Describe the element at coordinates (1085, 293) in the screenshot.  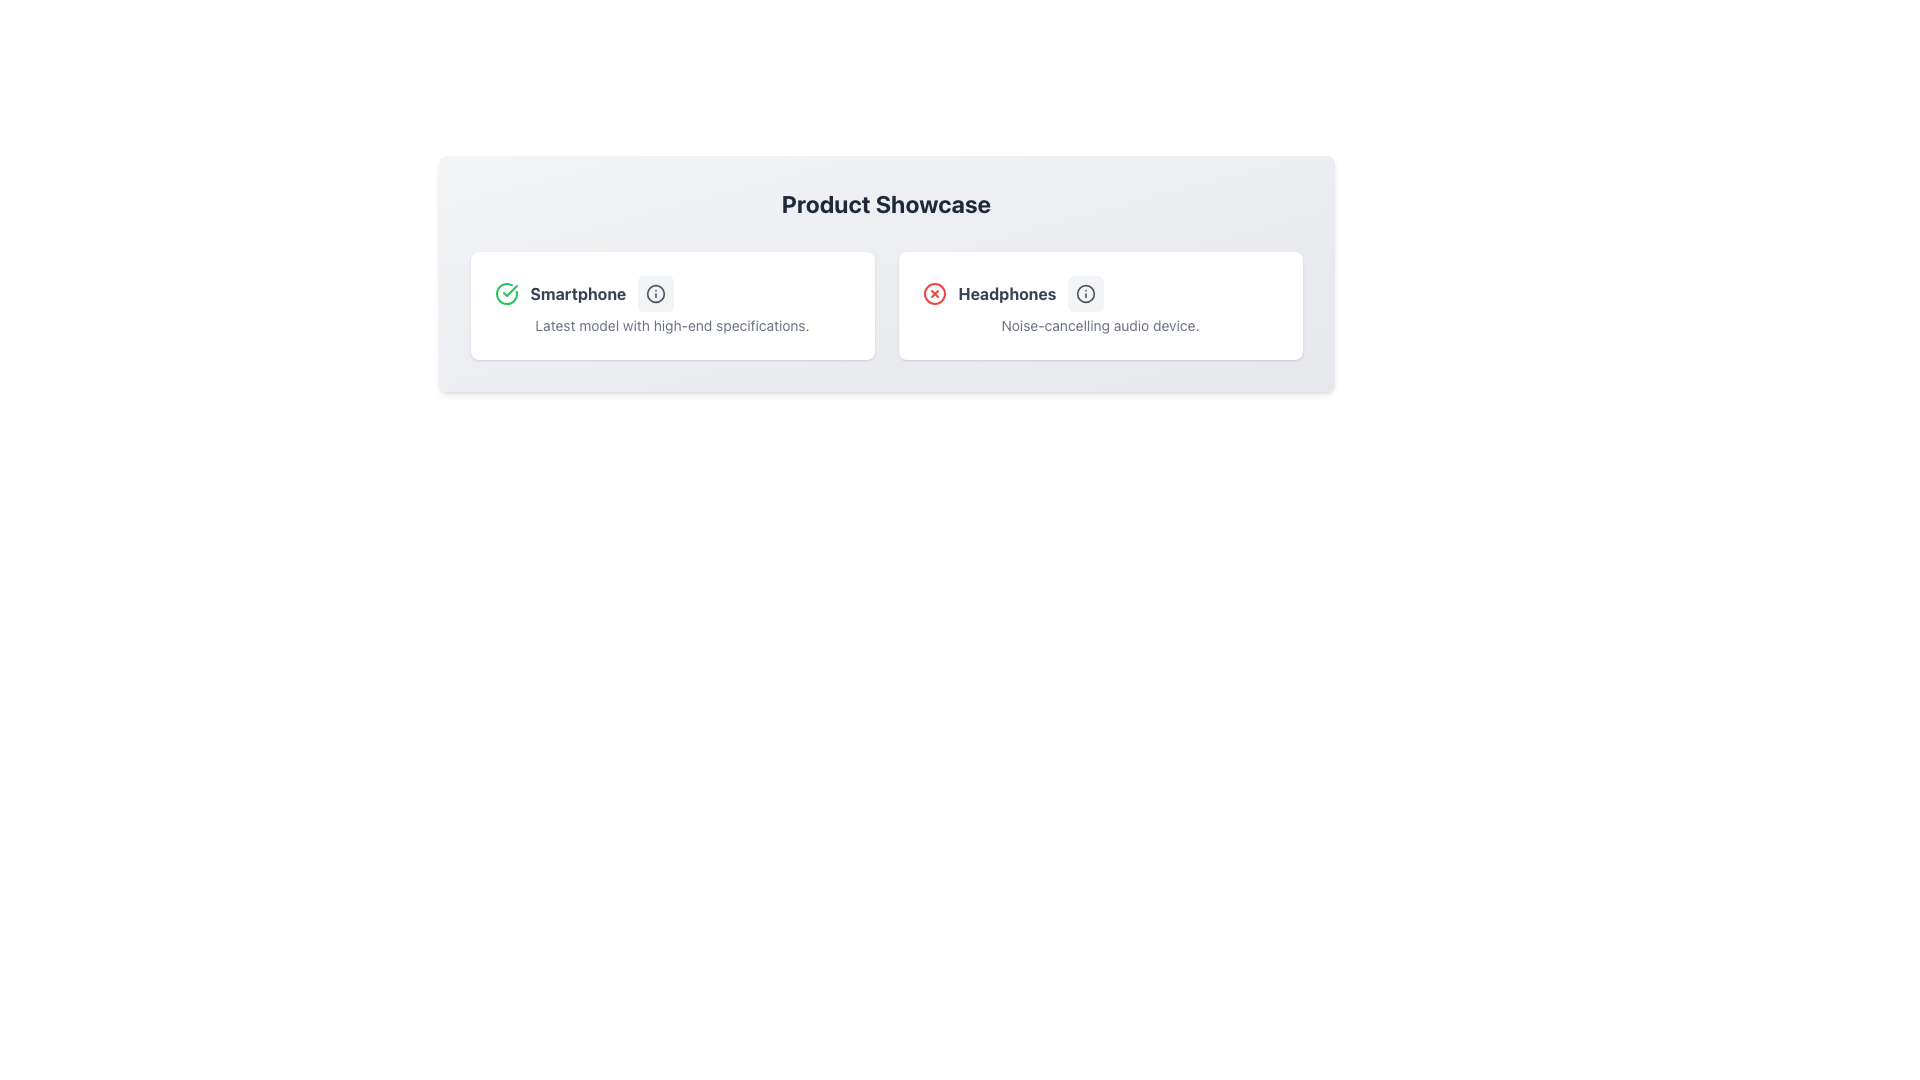
I see `the SVG Circle that visually indicates a help feature within the right information block of the 'Headphones' product card` at that location.